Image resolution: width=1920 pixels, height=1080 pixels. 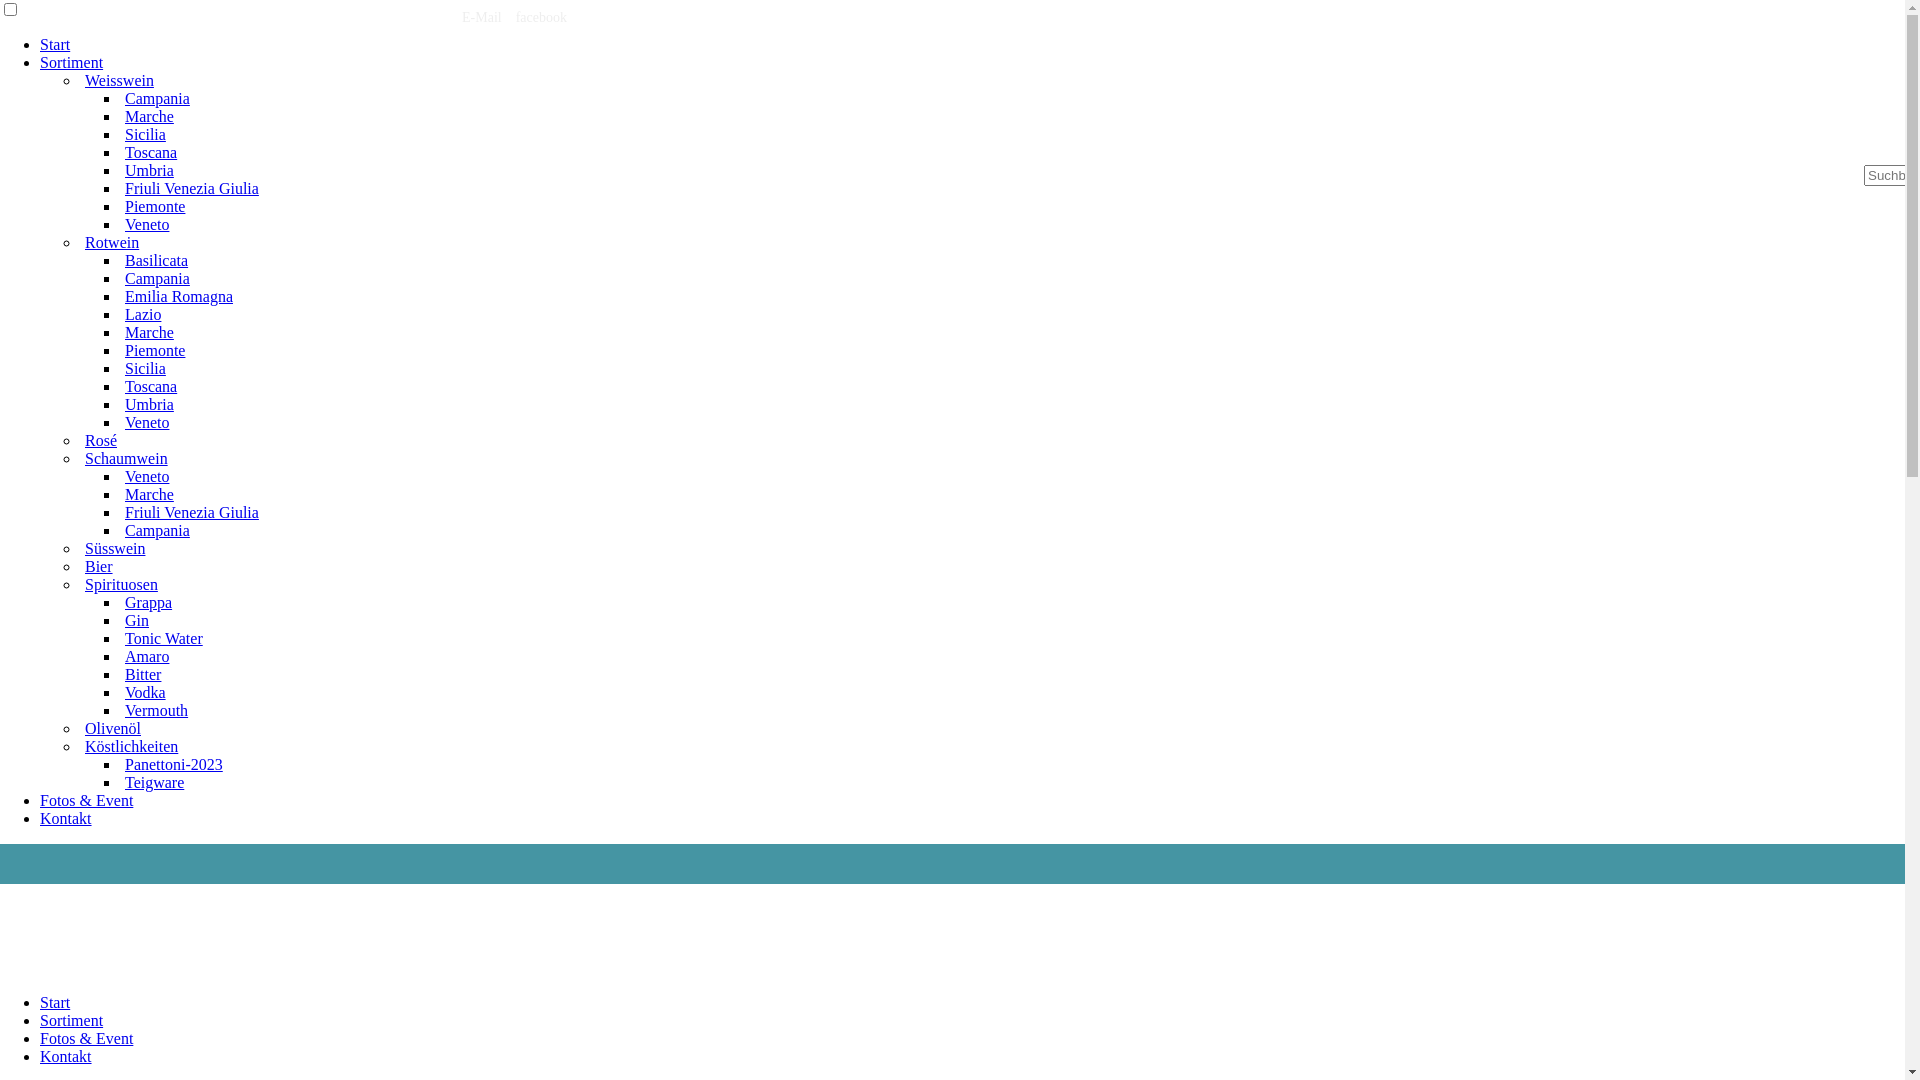 What do you see at coordinates (146, 476) in the screenshot?
I see `'Veneto'` at bounding box center [146, 476].